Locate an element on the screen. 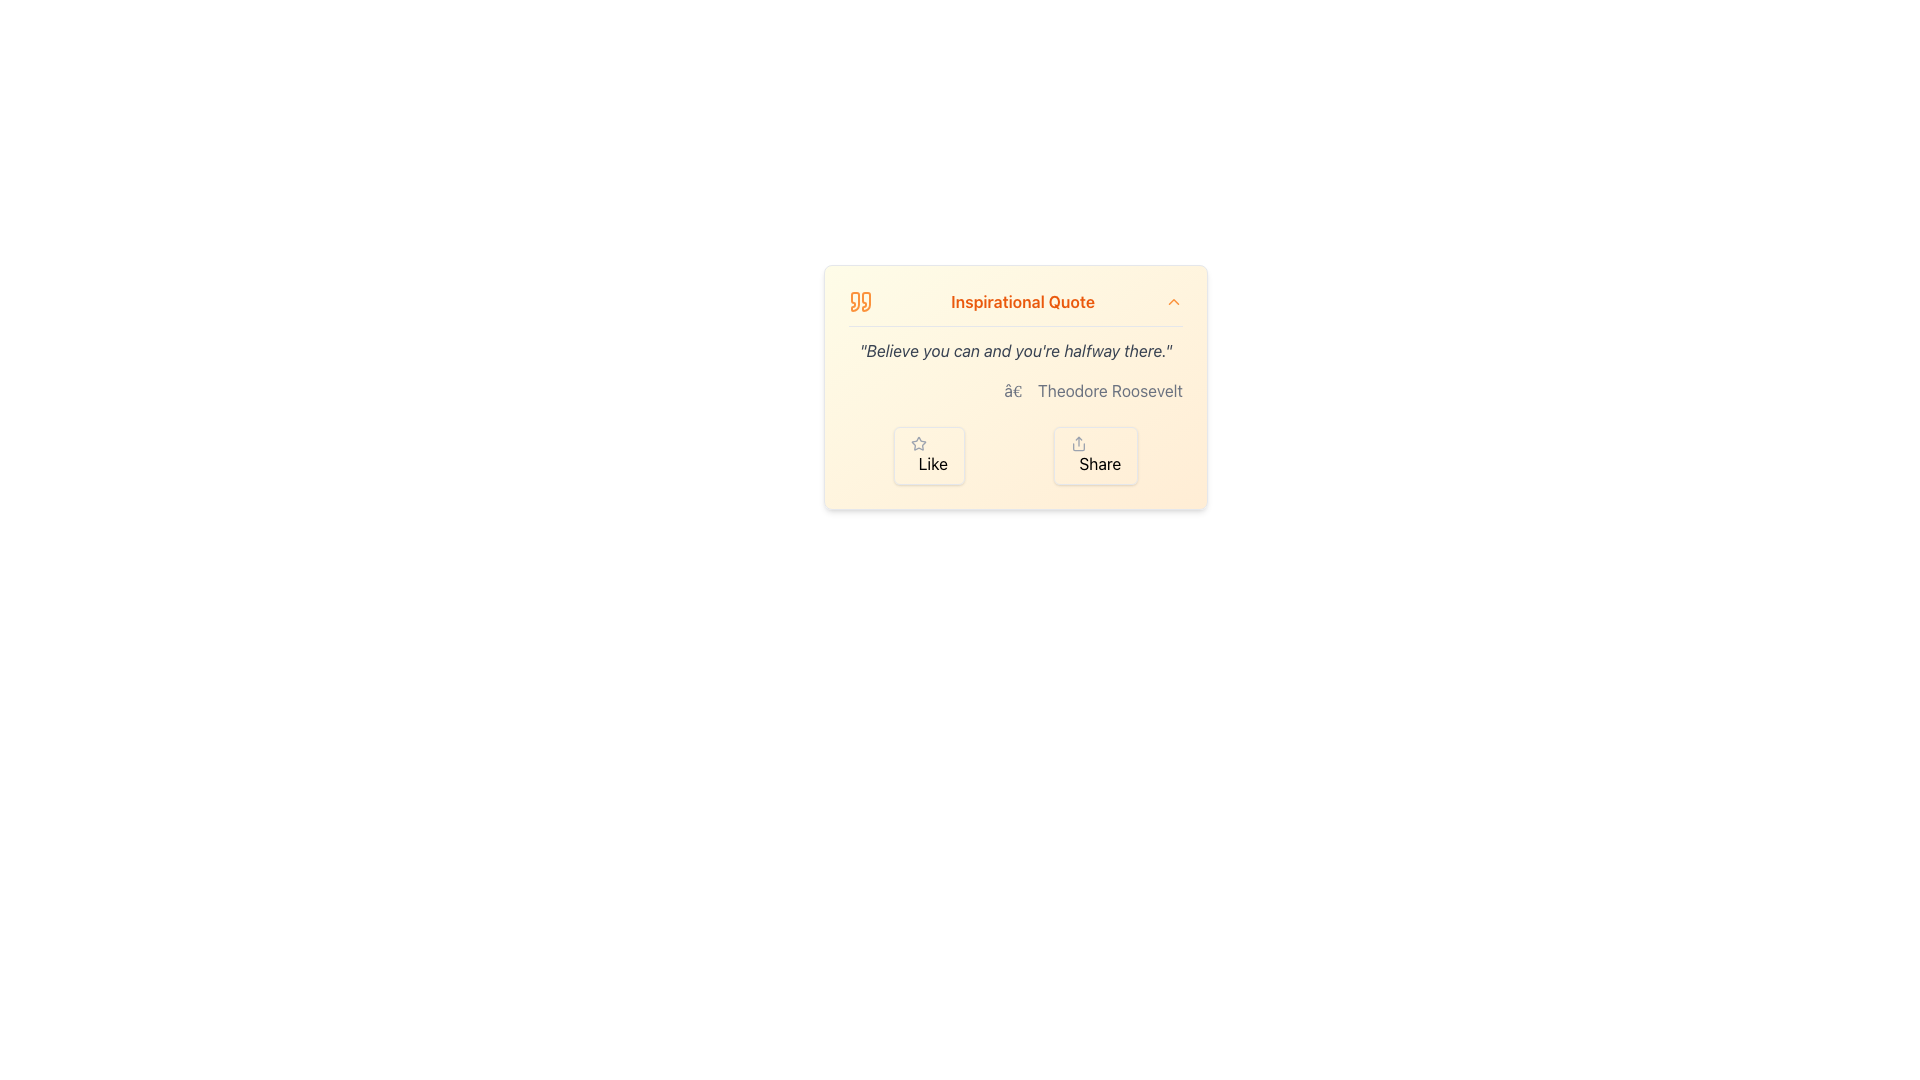  the leftmost quotation mark icon located at the top-left of the card interface header, which precedes the title 'Inspirational Quote' is located at coordinates (855, 301).